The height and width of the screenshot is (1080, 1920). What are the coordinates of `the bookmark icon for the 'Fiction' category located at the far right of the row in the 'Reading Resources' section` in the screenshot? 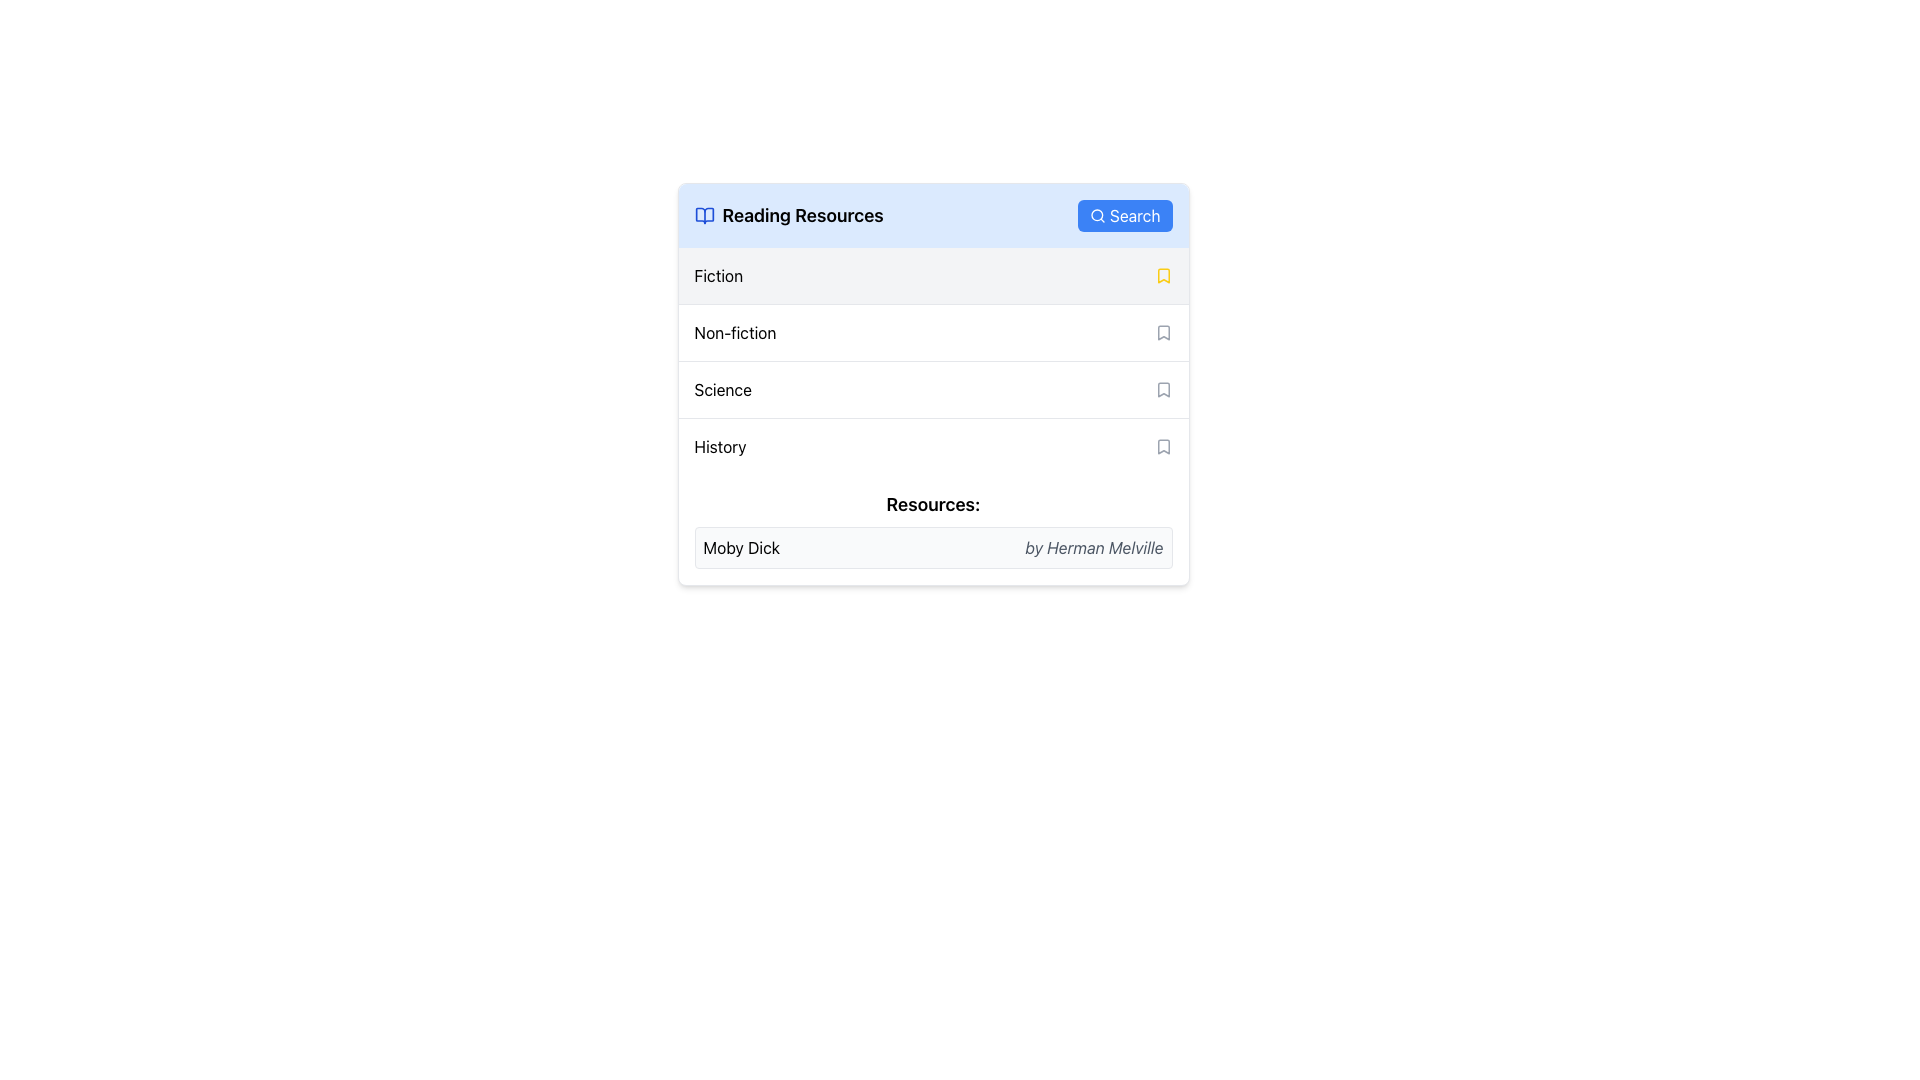 It's located at (1163, 276).